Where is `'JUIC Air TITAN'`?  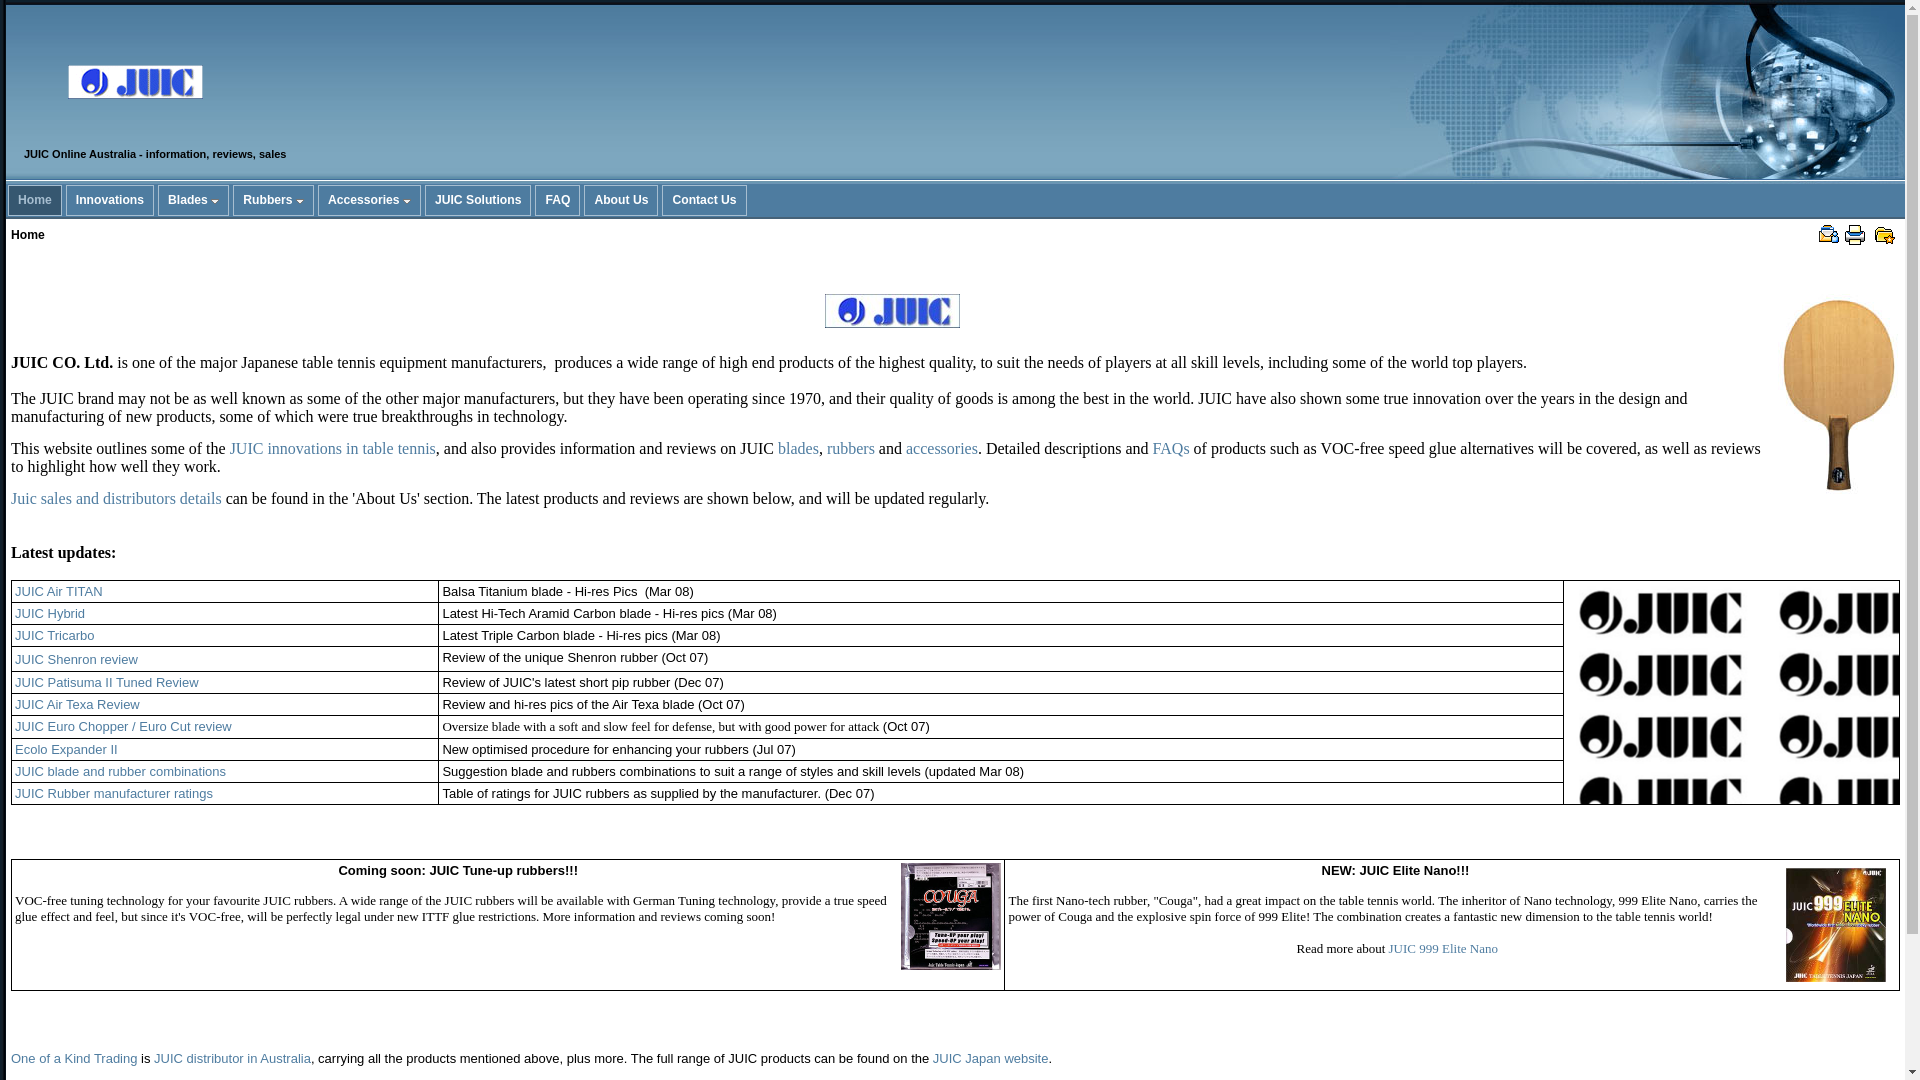 'JUIC Air TITAN' is located at coordinates (58, 590).